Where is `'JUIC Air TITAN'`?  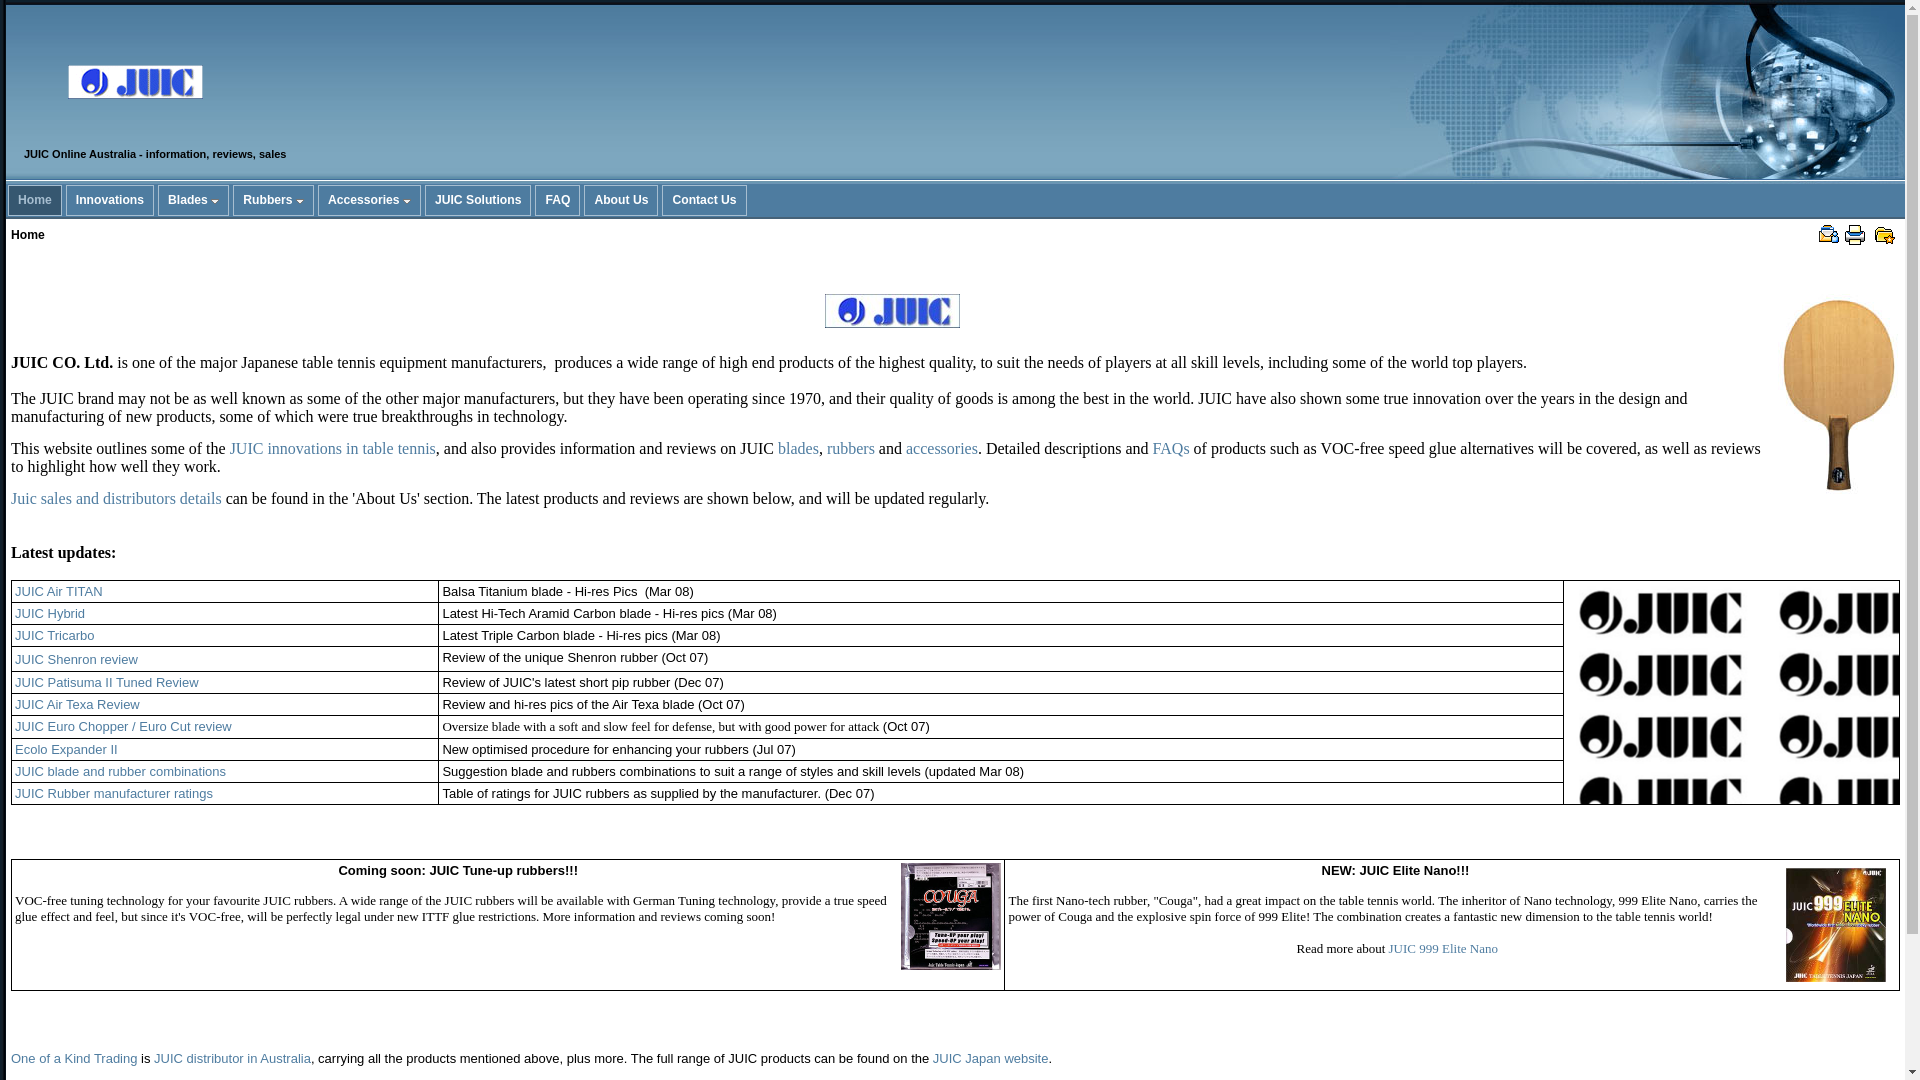 'JUIC Air TITAN' is located at coordinates (58, 590).